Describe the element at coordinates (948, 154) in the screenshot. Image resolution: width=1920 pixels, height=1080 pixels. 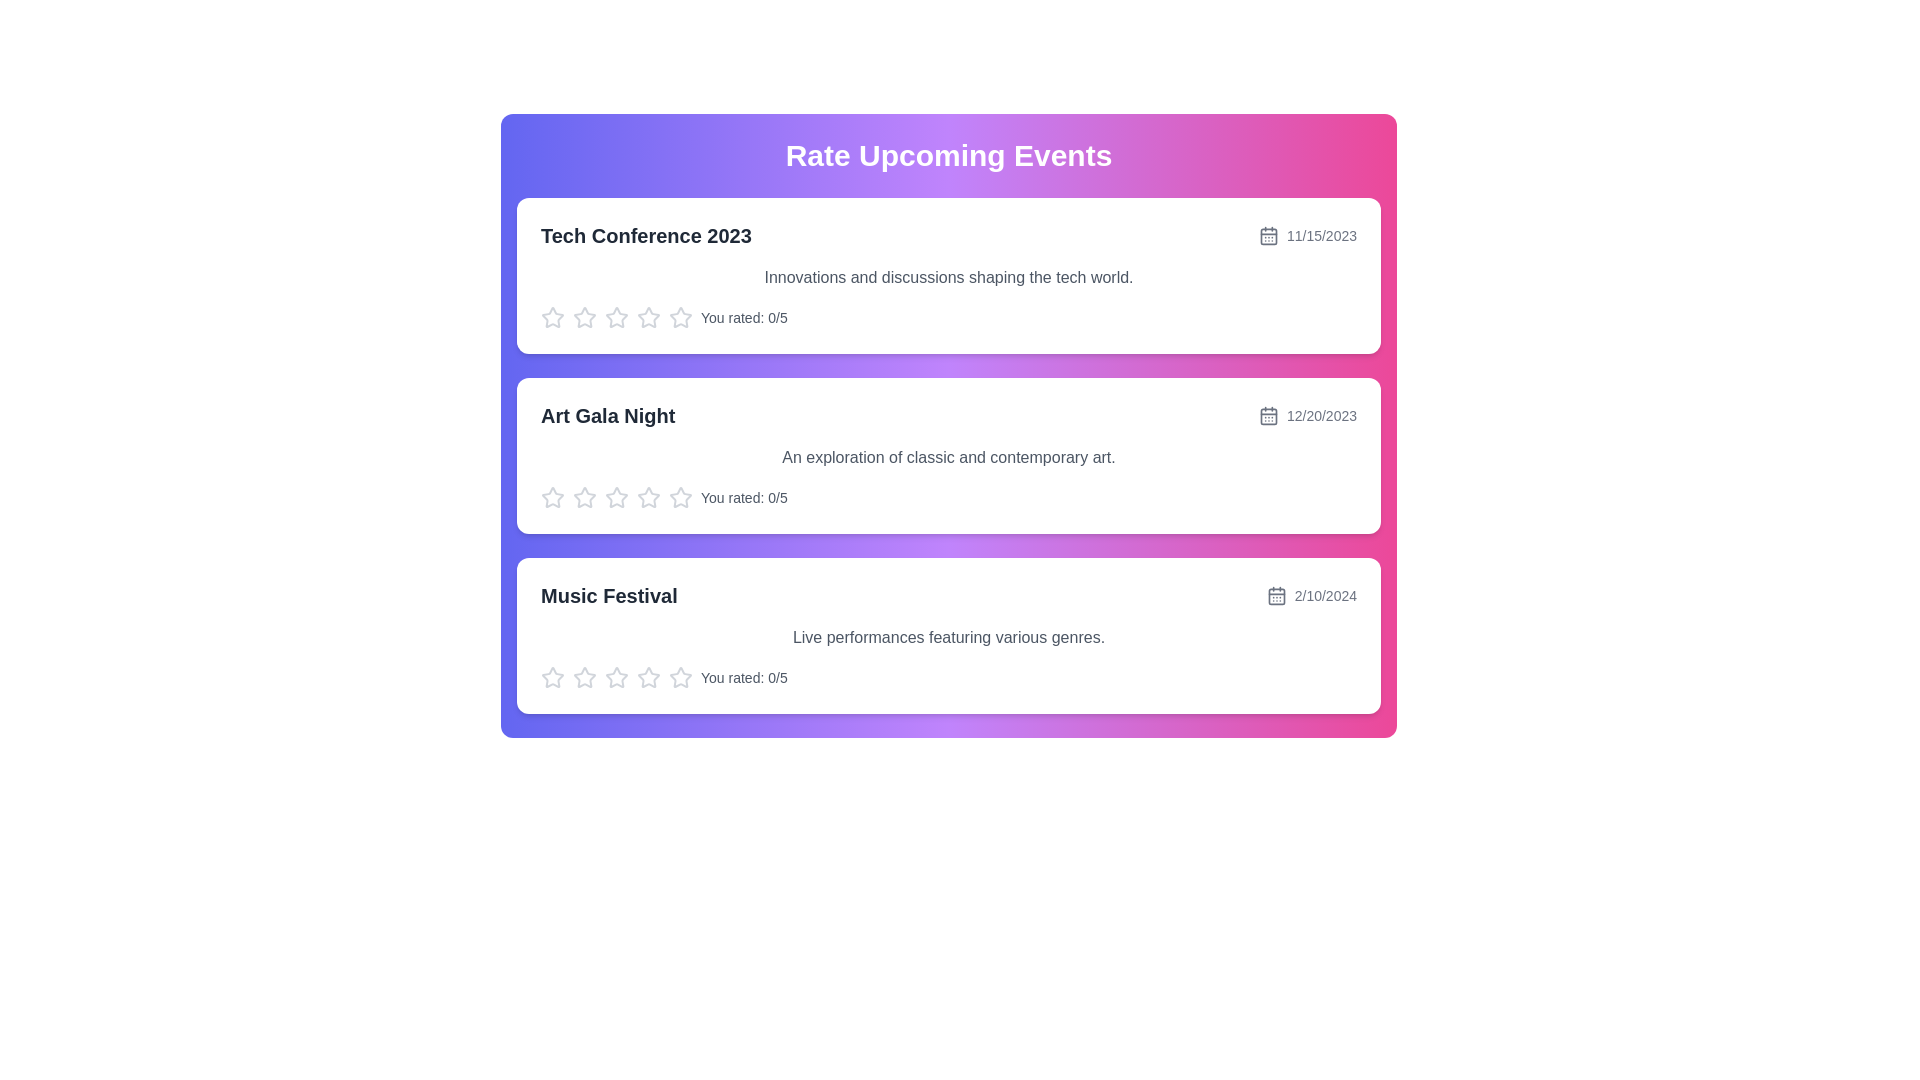
I see `the title text that serves as a headline for the section informing users about the content below, which focuses on rating events` at that location.